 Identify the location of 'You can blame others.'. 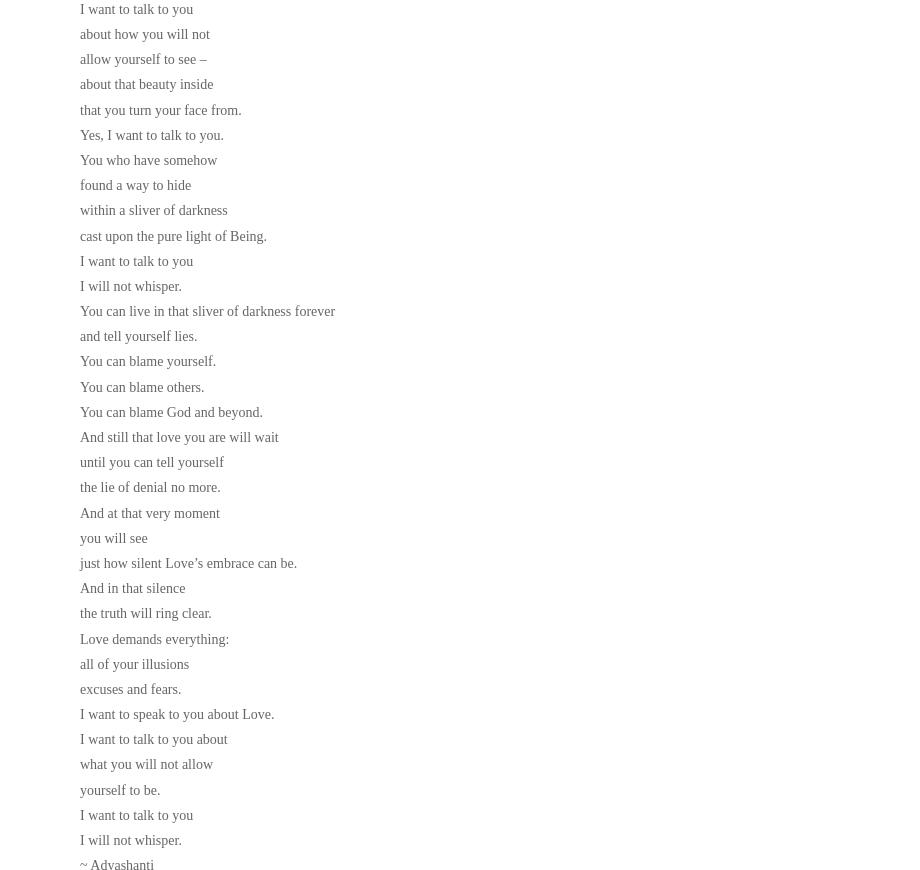
(140, 386).